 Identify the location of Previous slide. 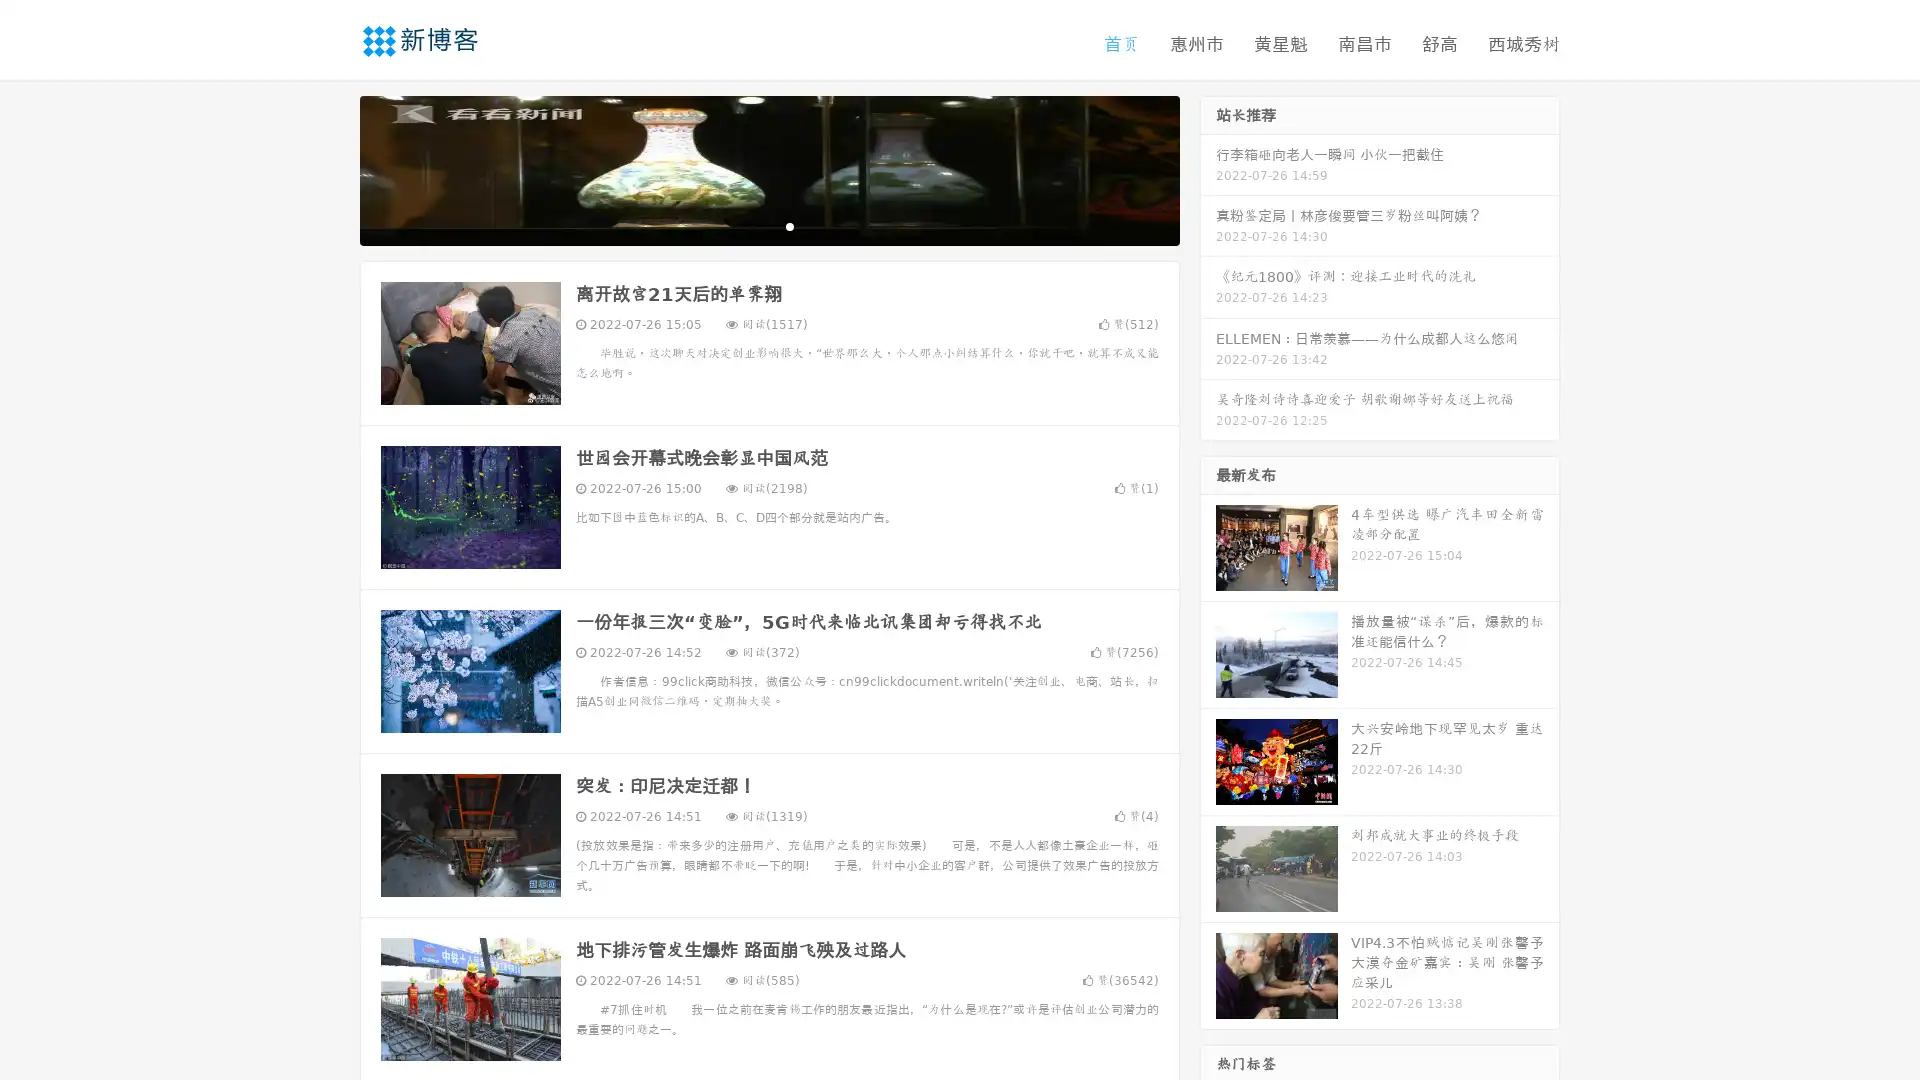
(330, 168).